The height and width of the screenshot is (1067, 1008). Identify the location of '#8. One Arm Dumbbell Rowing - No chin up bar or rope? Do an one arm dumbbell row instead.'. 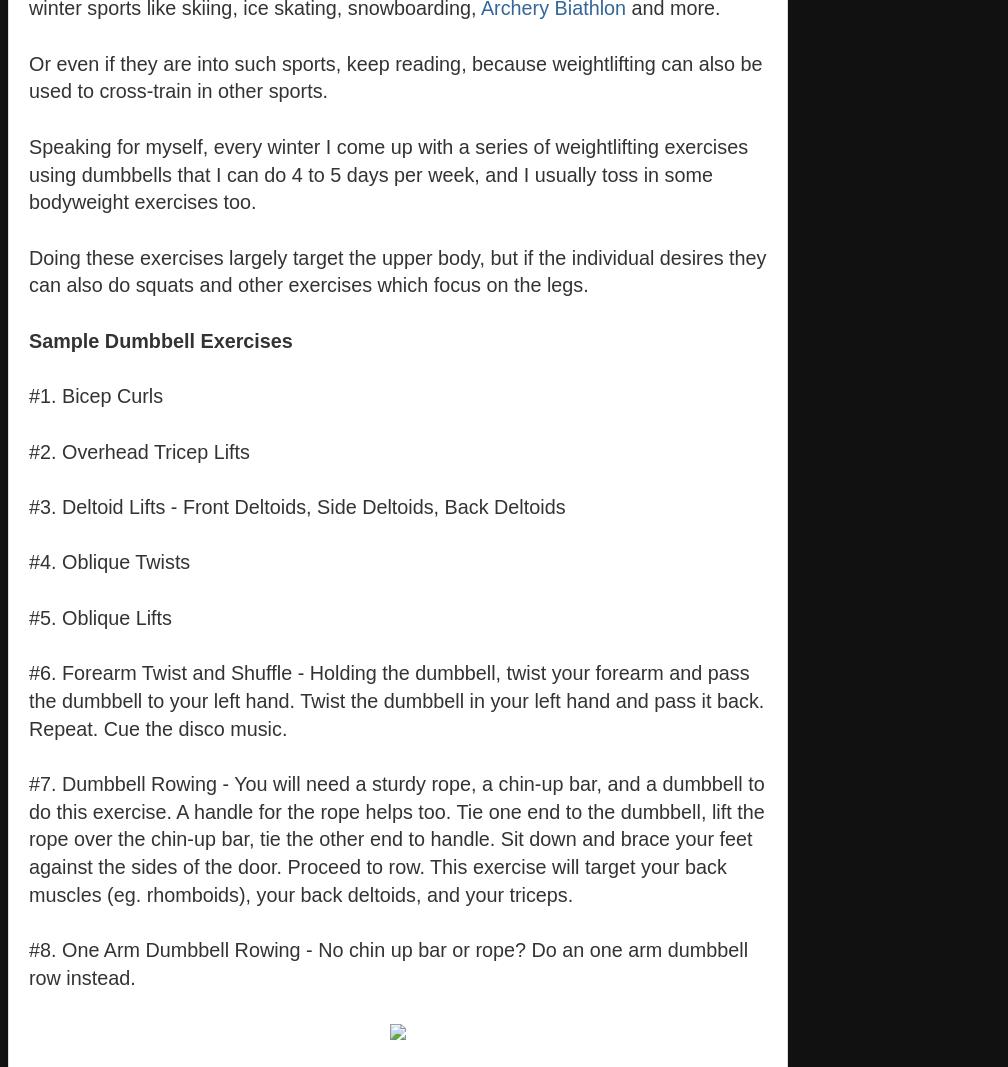
(388, 963).